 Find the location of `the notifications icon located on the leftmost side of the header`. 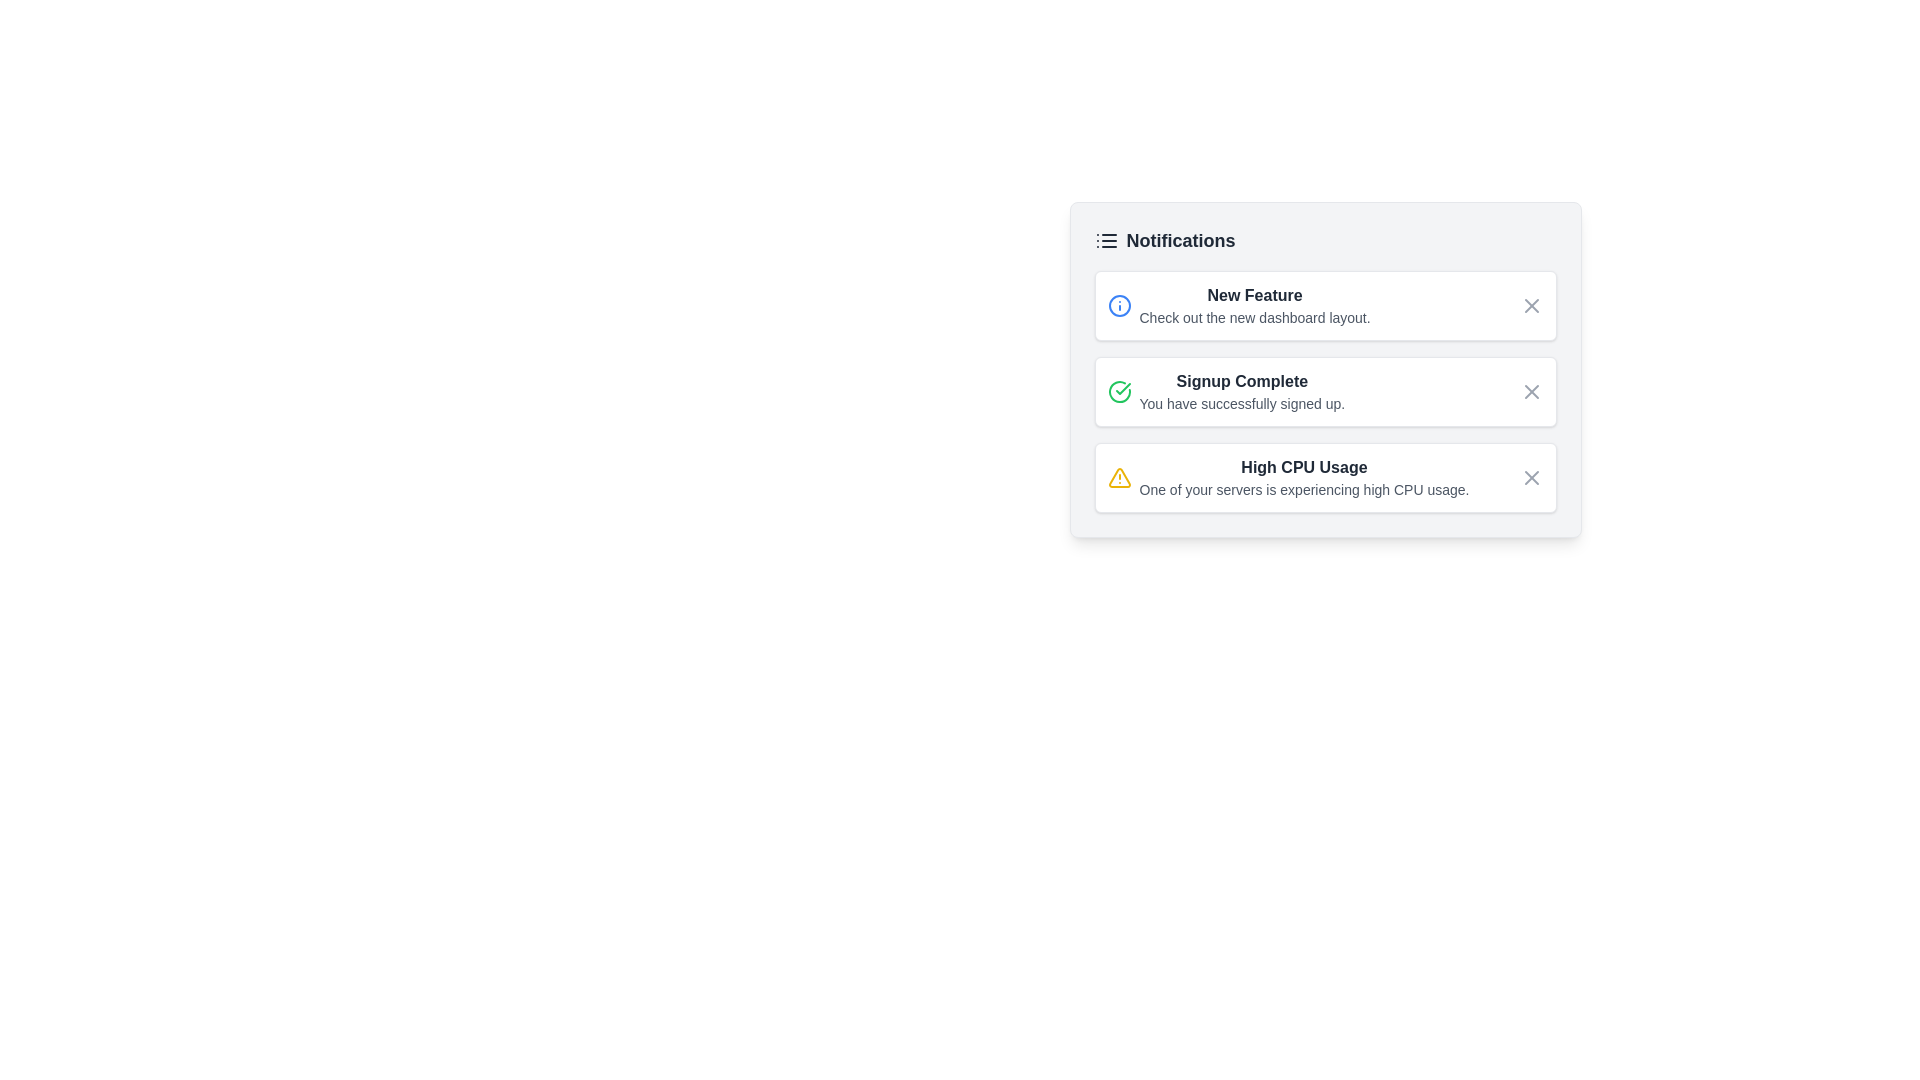

the notifications icon located on the leftmost side of the header is located at coordinates (1105, 239).